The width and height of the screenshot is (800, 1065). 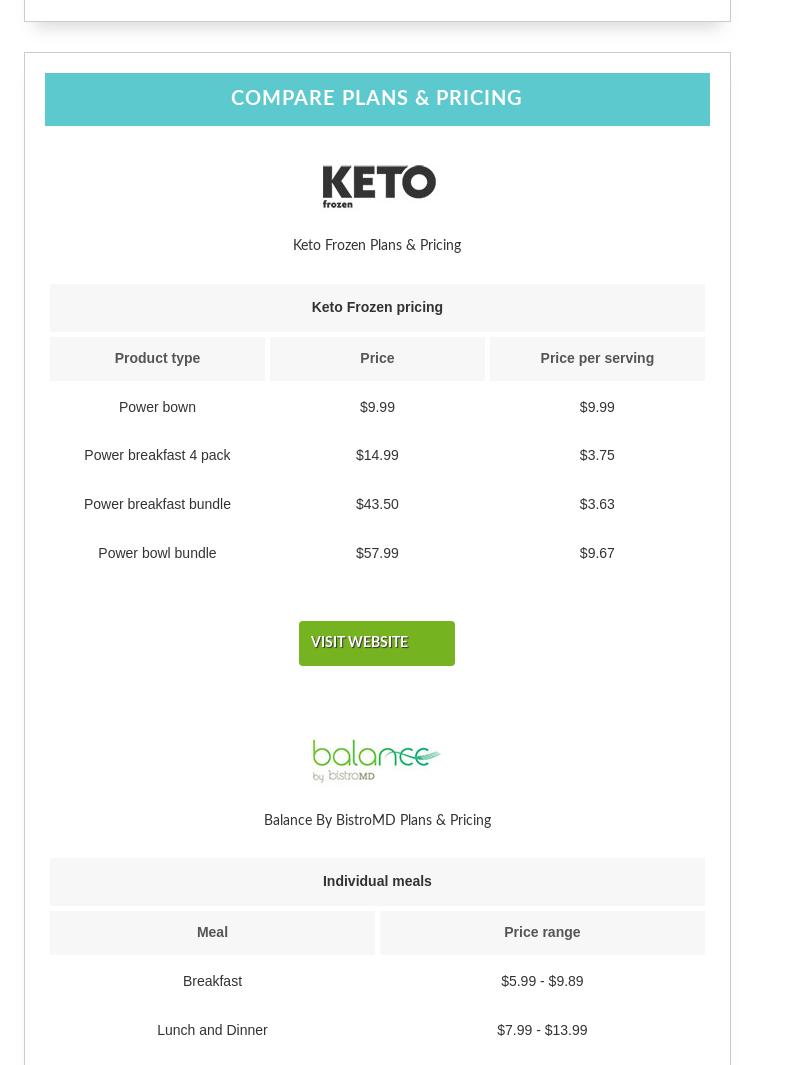 I want to click on '$7.99 - $13.99', so click(x=542, y=1029).